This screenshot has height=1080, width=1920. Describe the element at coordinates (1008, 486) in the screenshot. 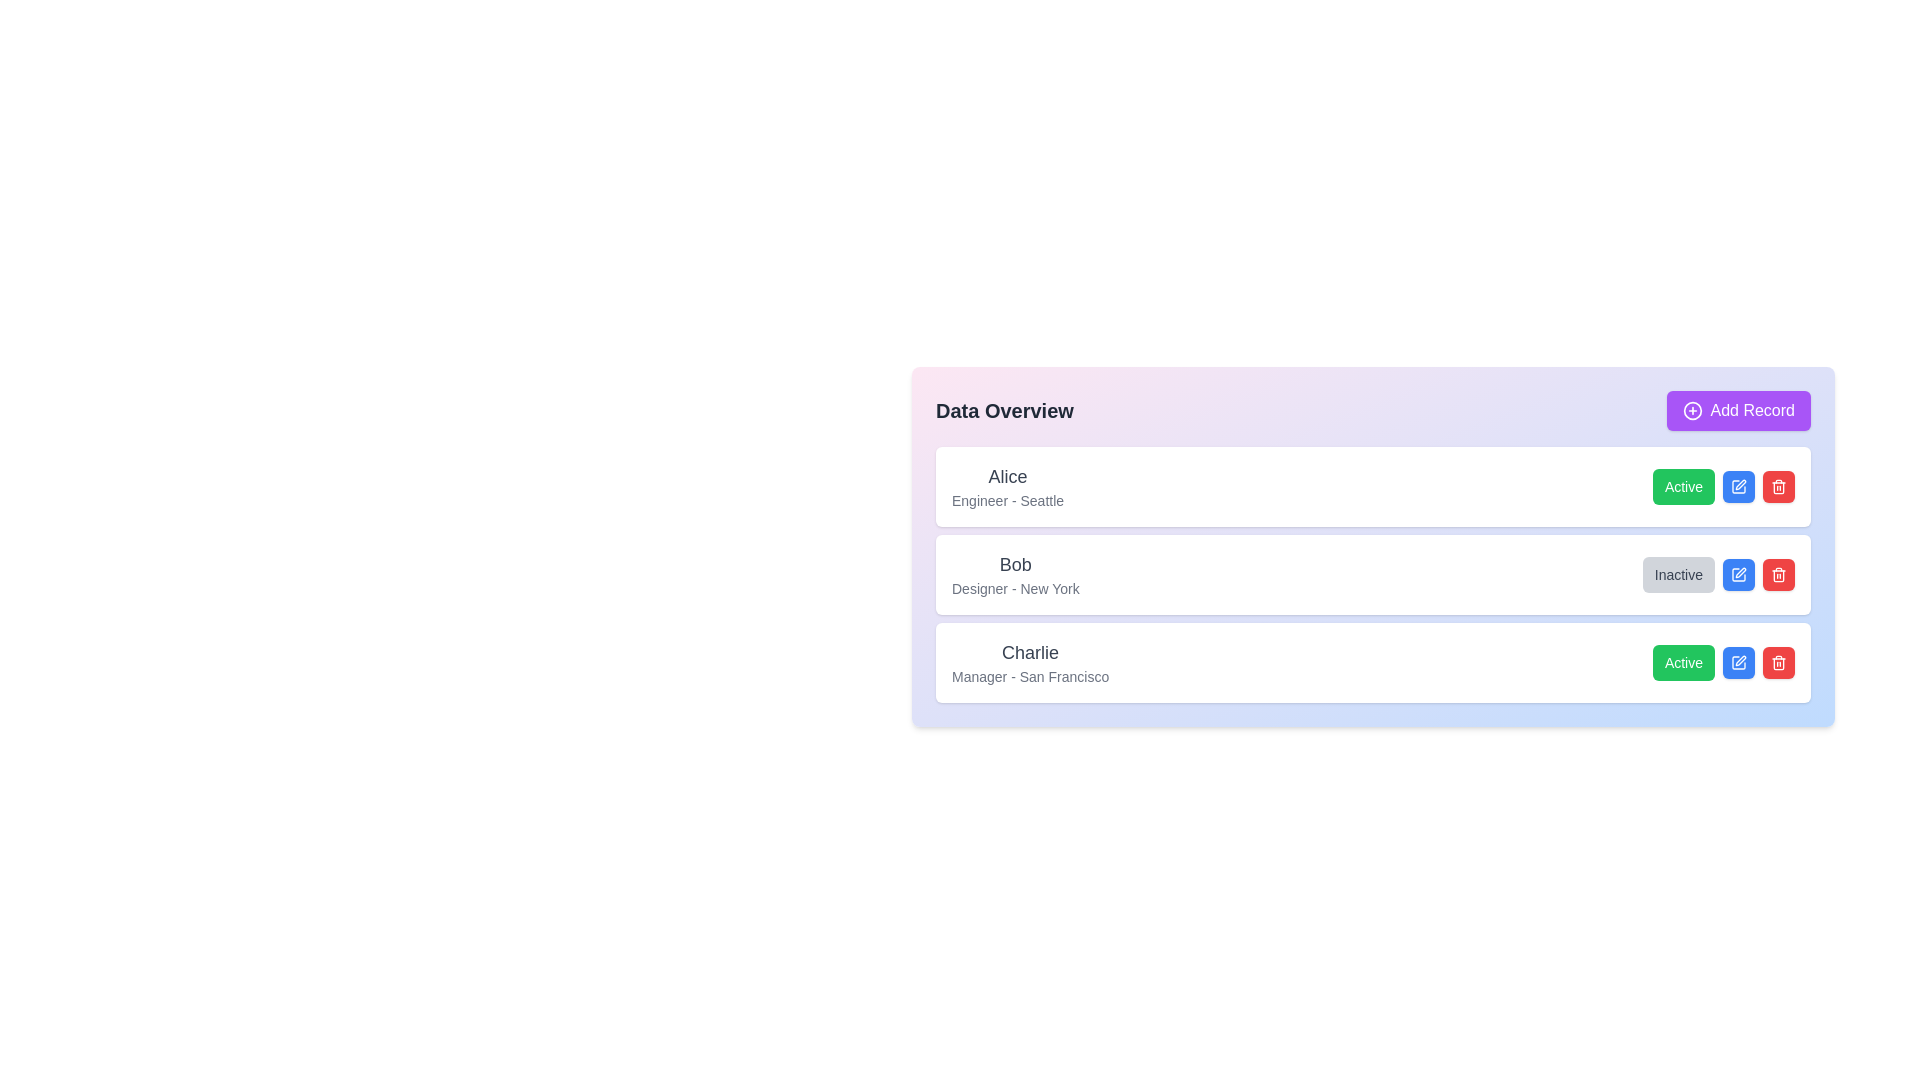

I see `the text label displaying 'Alice' and 'Engineer - Seattle', which is the first item in a list within a white rectangular card with rounded corners` at that location.